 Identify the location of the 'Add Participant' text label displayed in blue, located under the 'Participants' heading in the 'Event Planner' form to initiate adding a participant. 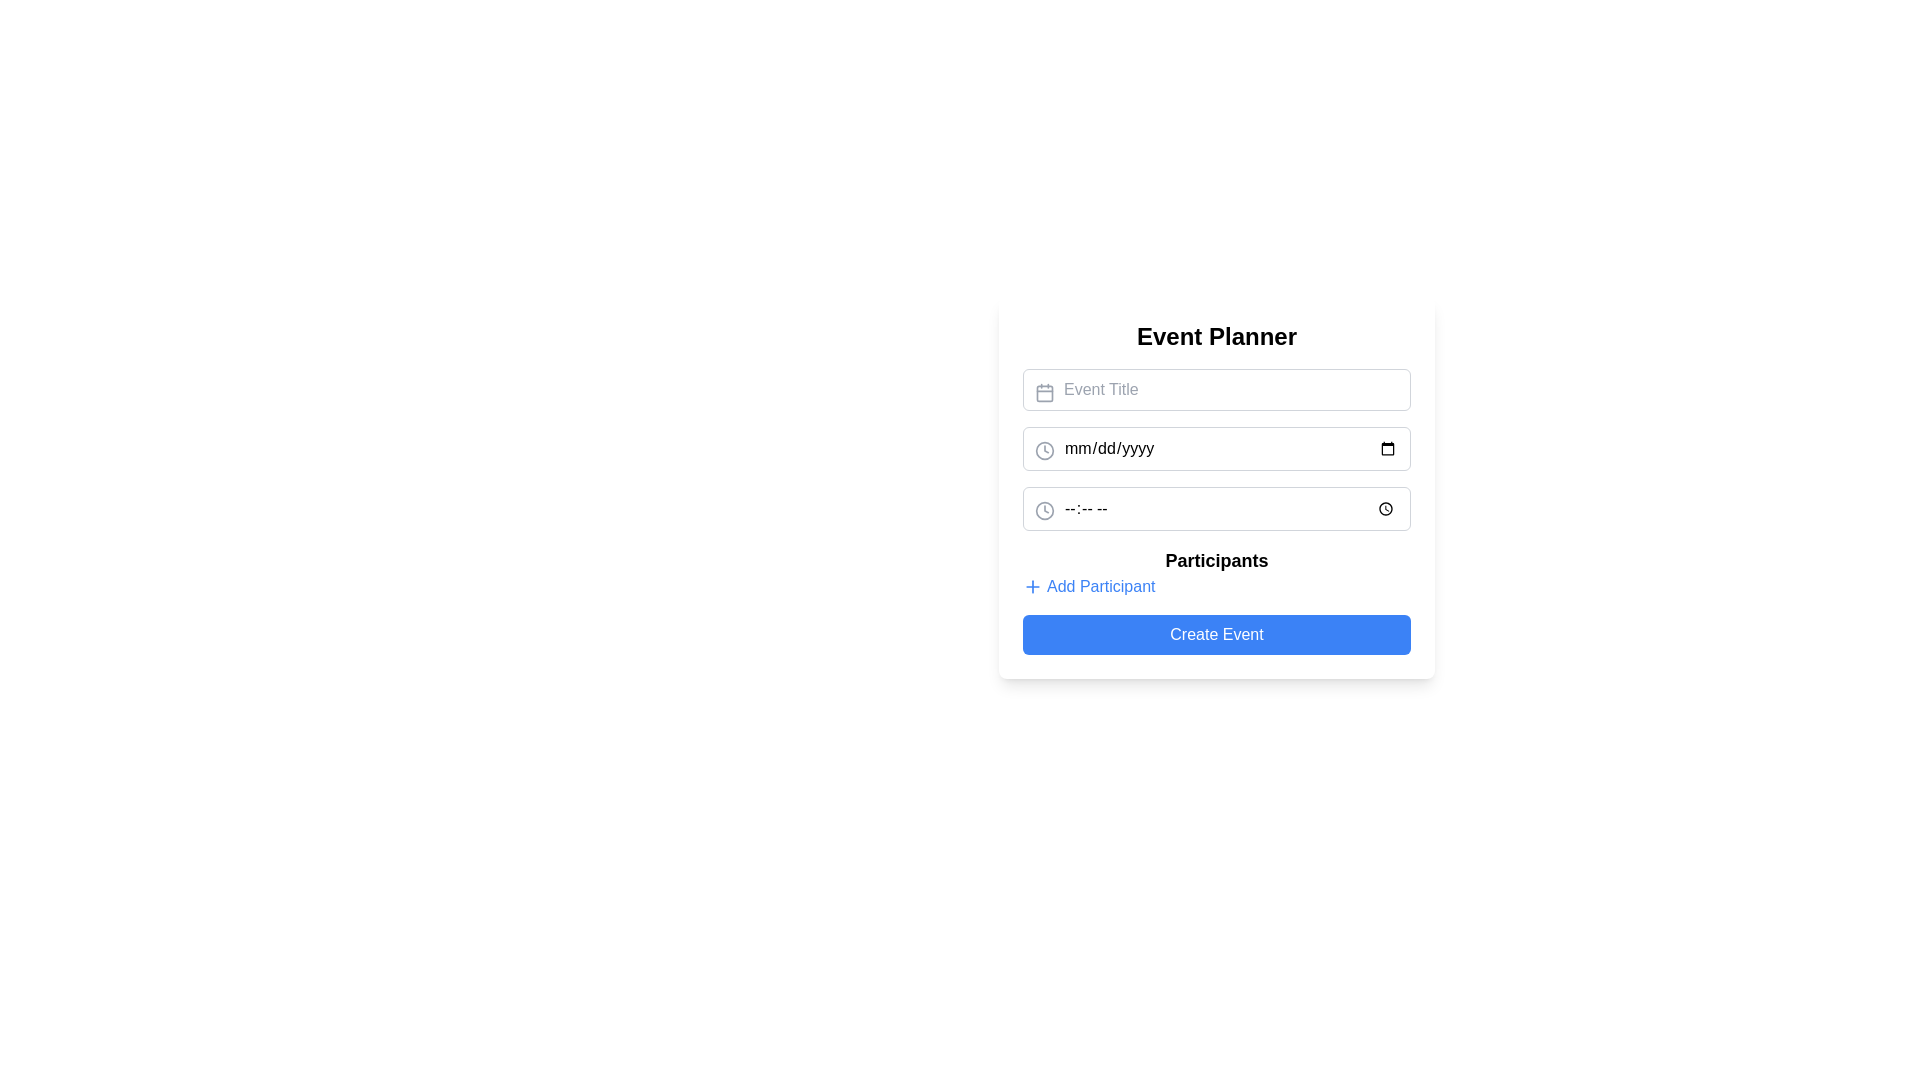
(1100, 585).